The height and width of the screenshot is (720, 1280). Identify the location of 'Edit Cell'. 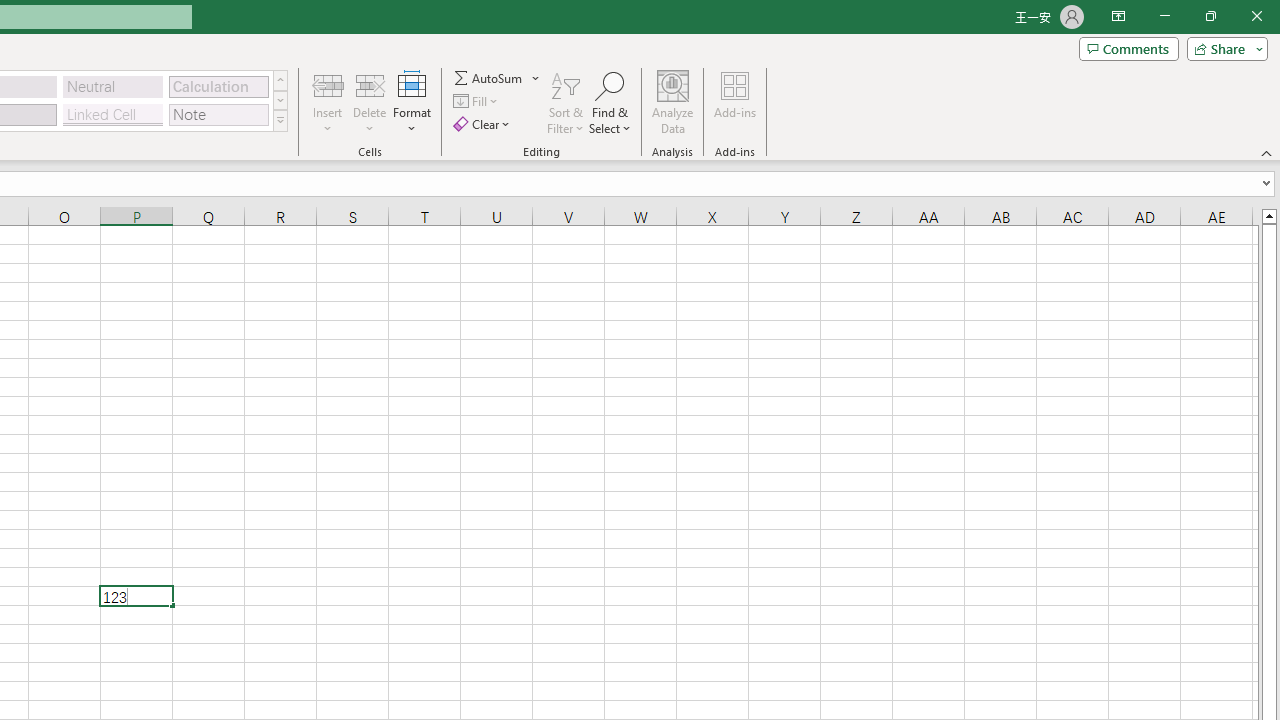
(135, 595).